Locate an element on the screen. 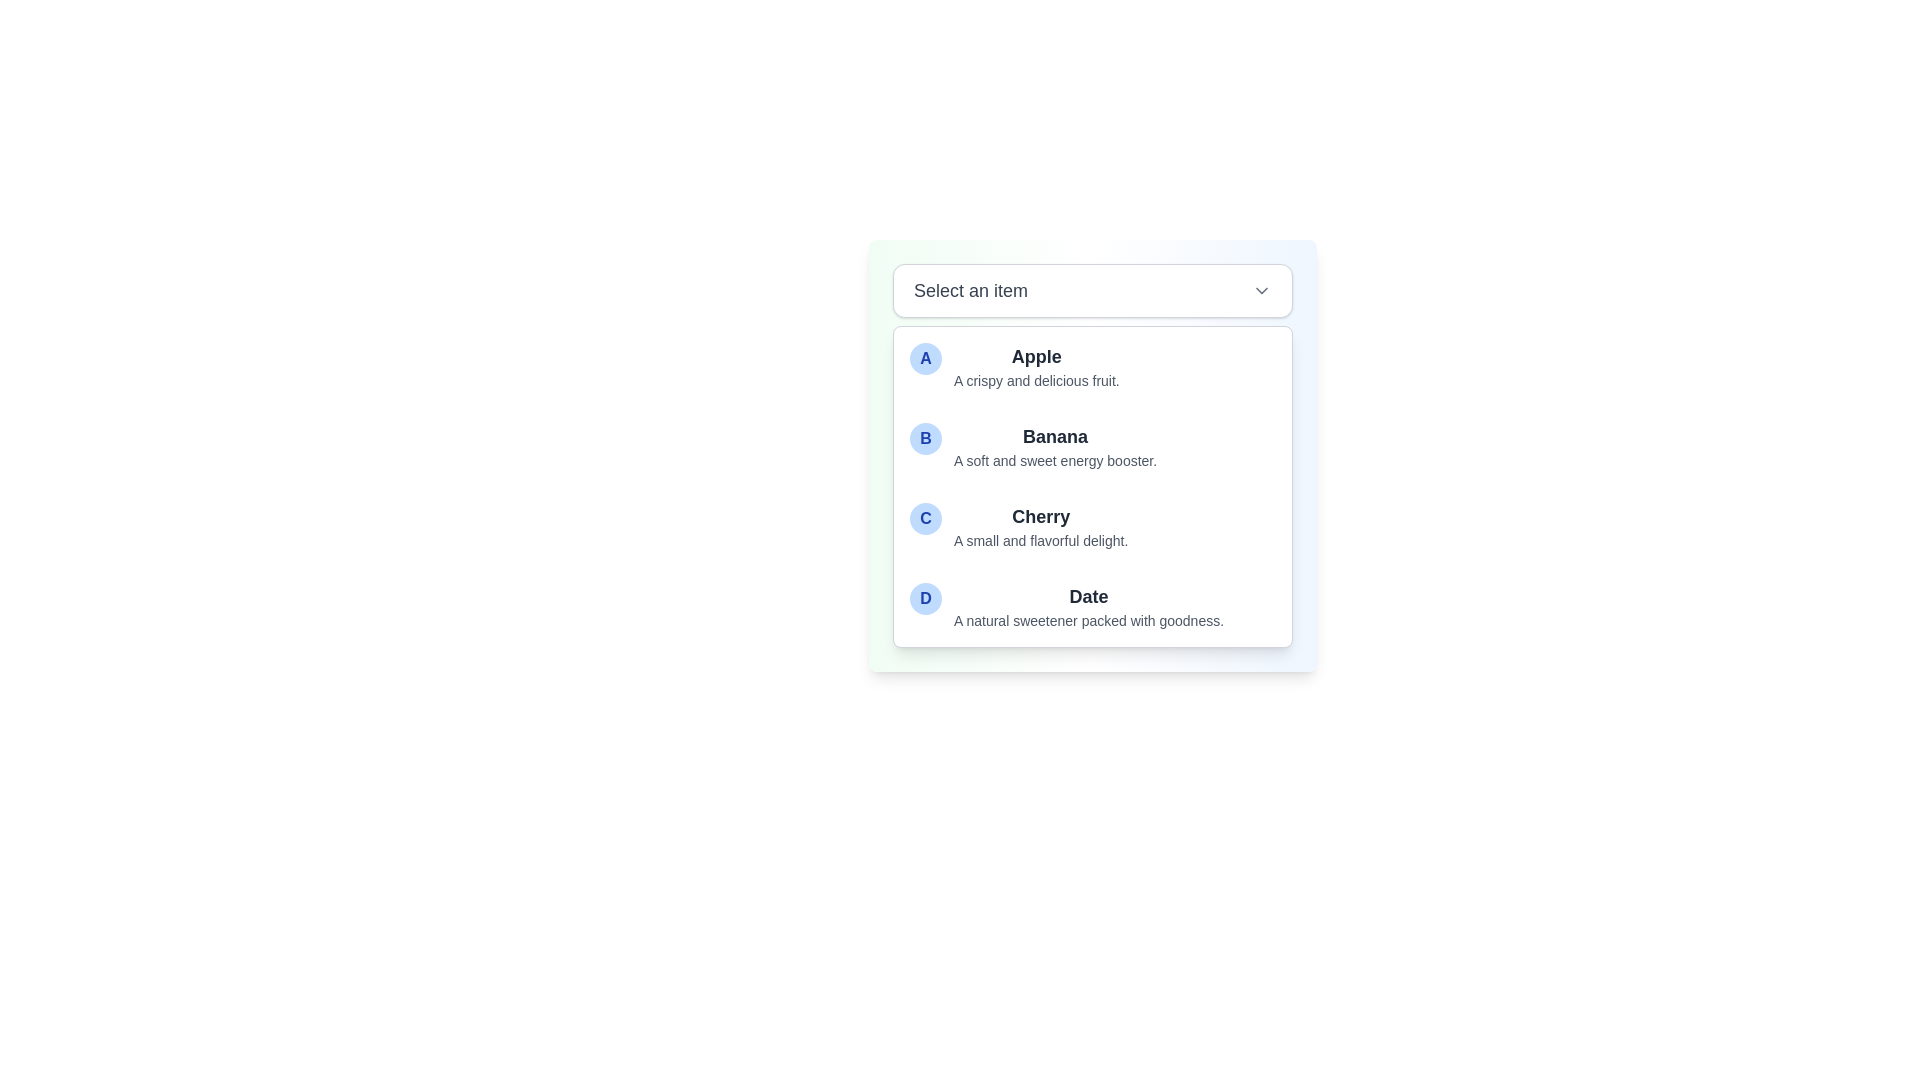  the circular badge containing the uppercase letter 'C' in bold blue font, which is positioned to the left of the 'Cherry' label in the dropdown is located at coordinates (925, 518).